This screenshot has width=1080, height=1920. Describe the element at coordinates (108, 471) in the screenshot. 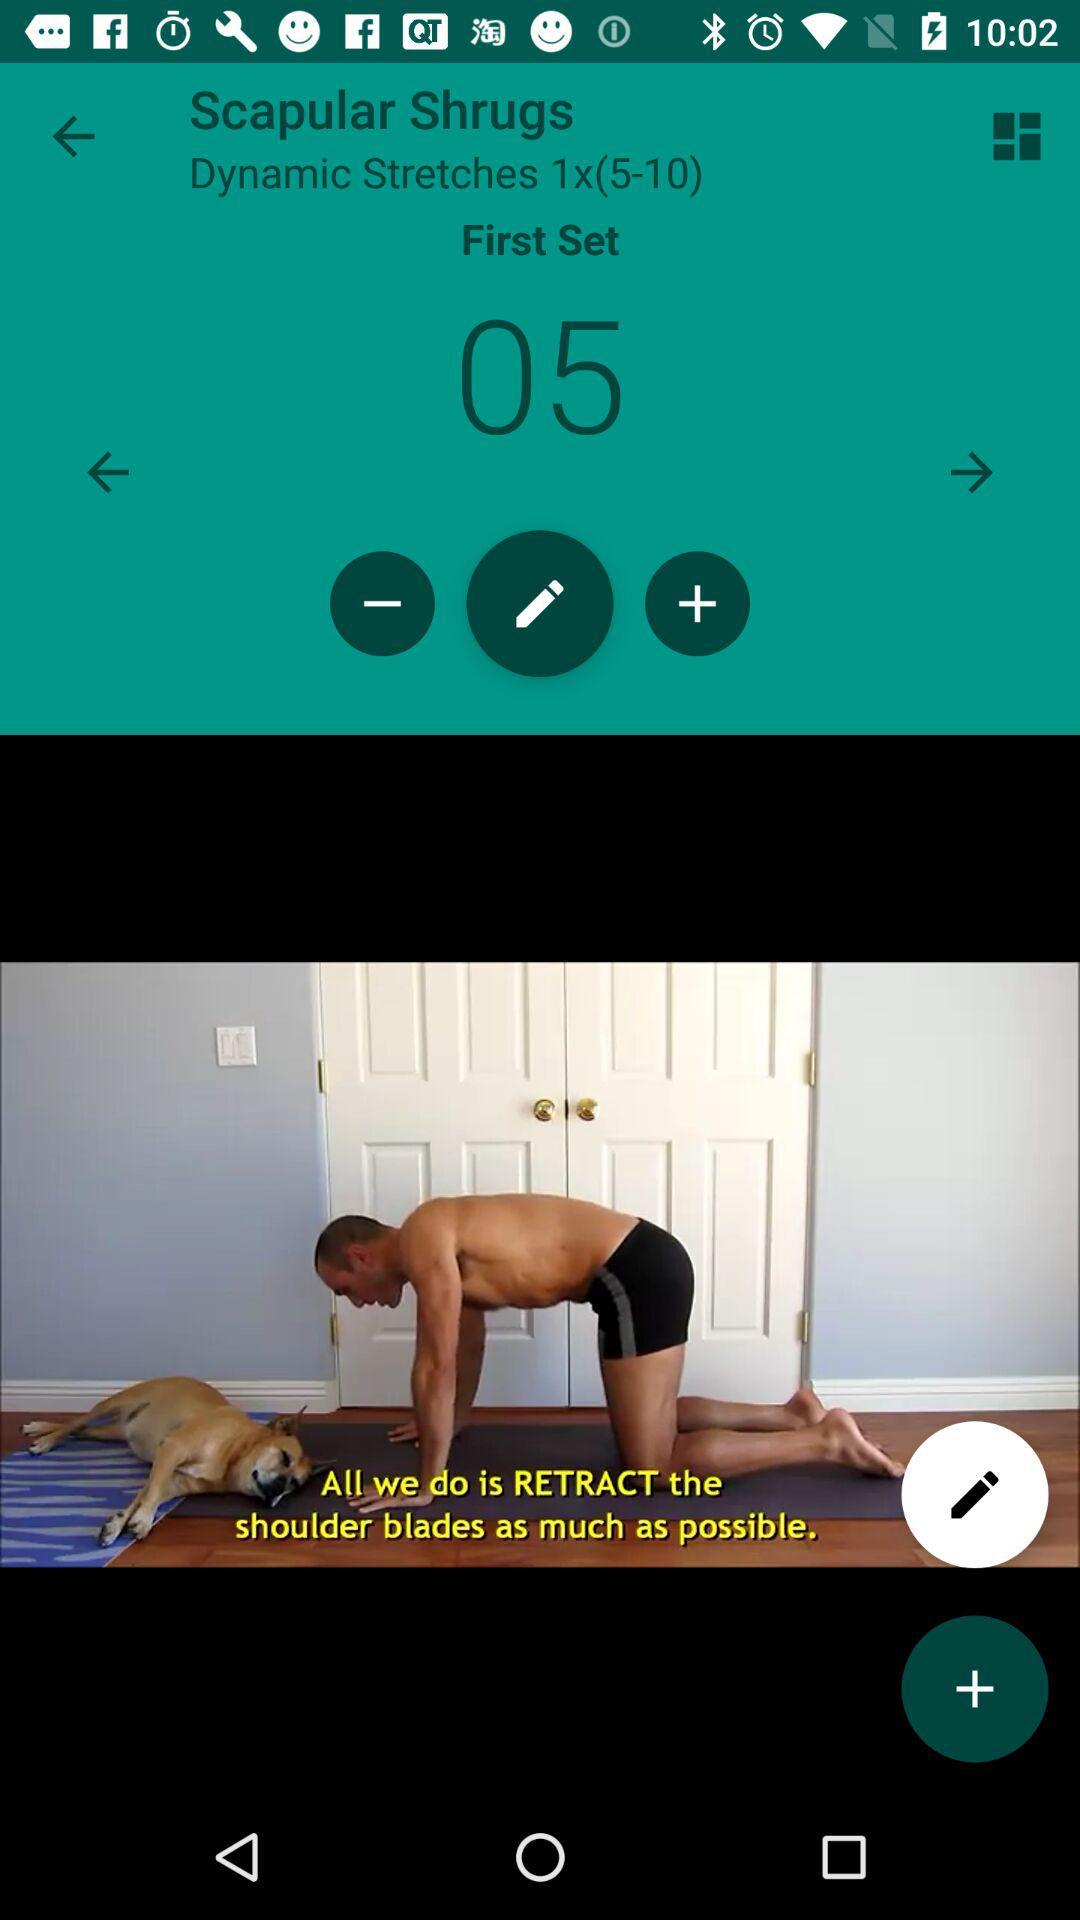

I see `previous` at that location.